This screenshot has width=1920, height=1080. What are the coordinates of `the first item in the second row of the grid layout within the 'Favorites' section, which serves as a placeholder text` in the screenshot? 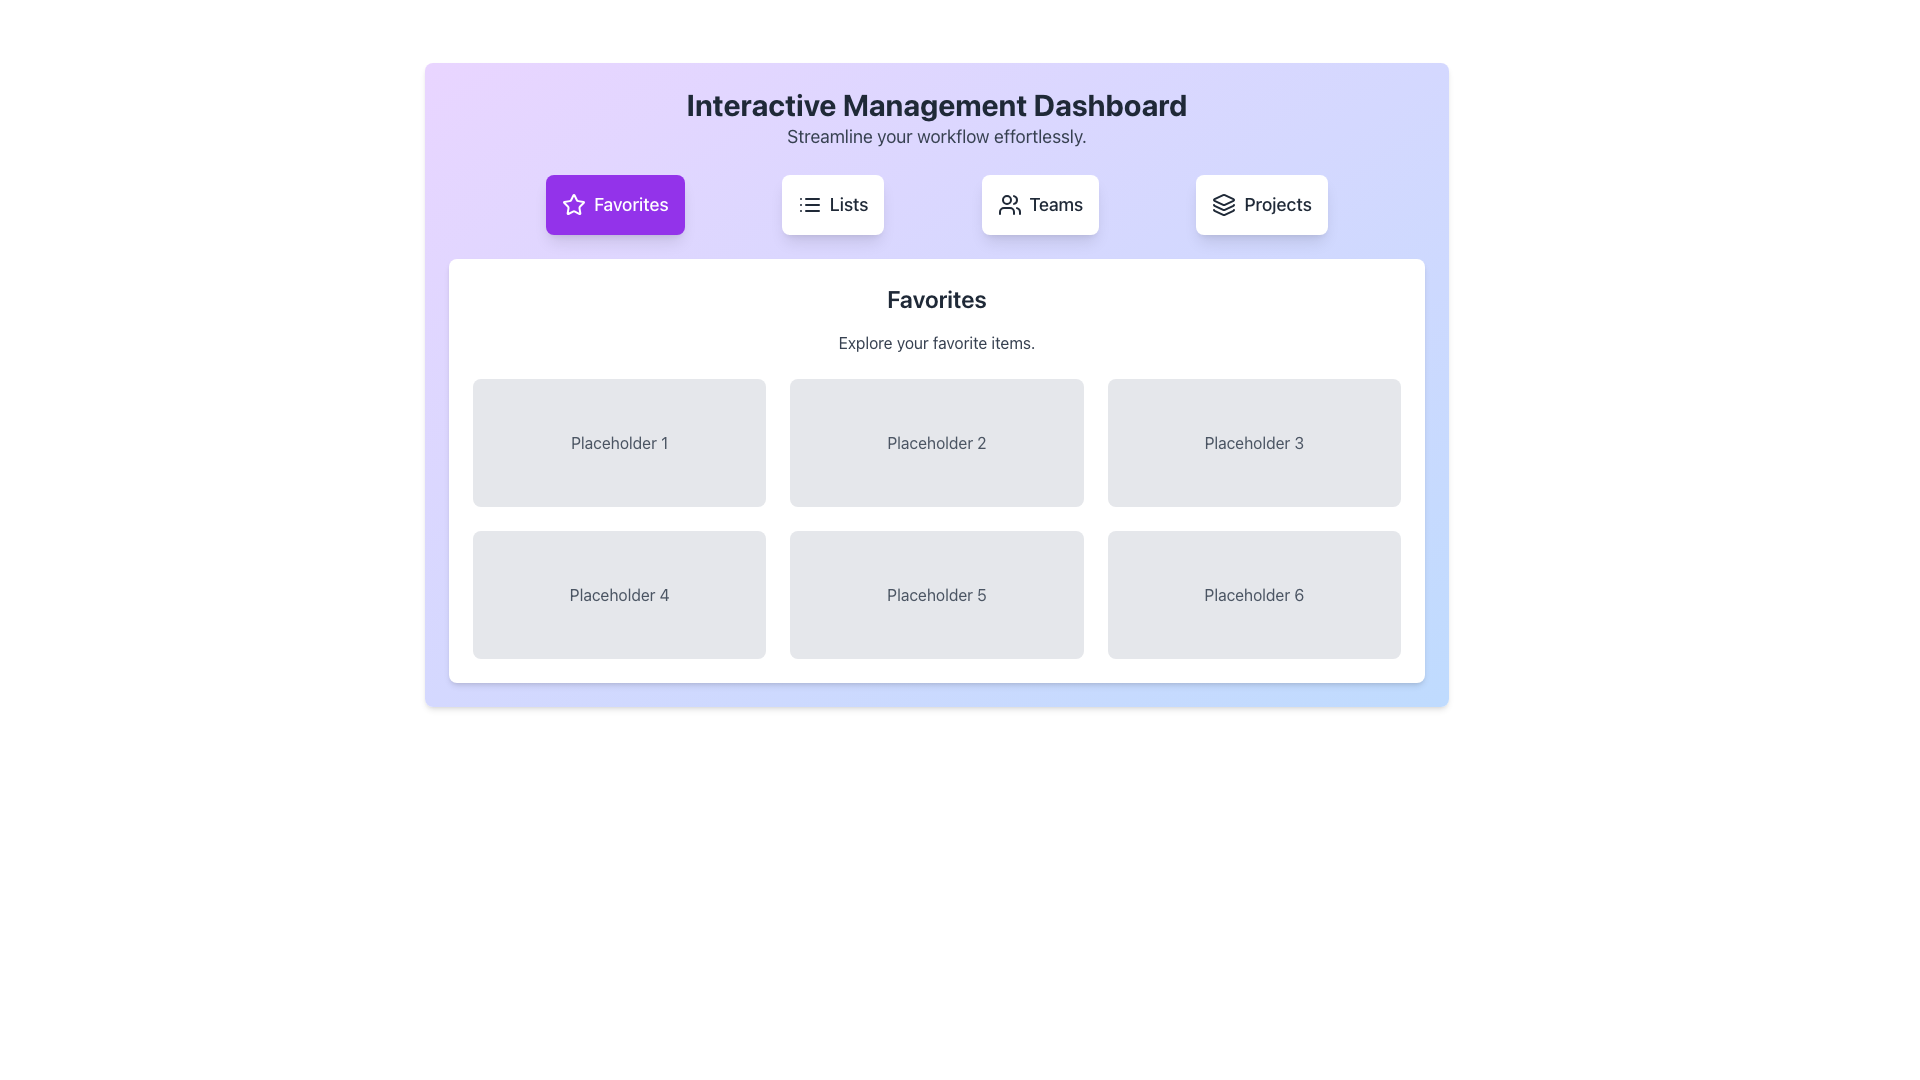 It's located at (618, 593).